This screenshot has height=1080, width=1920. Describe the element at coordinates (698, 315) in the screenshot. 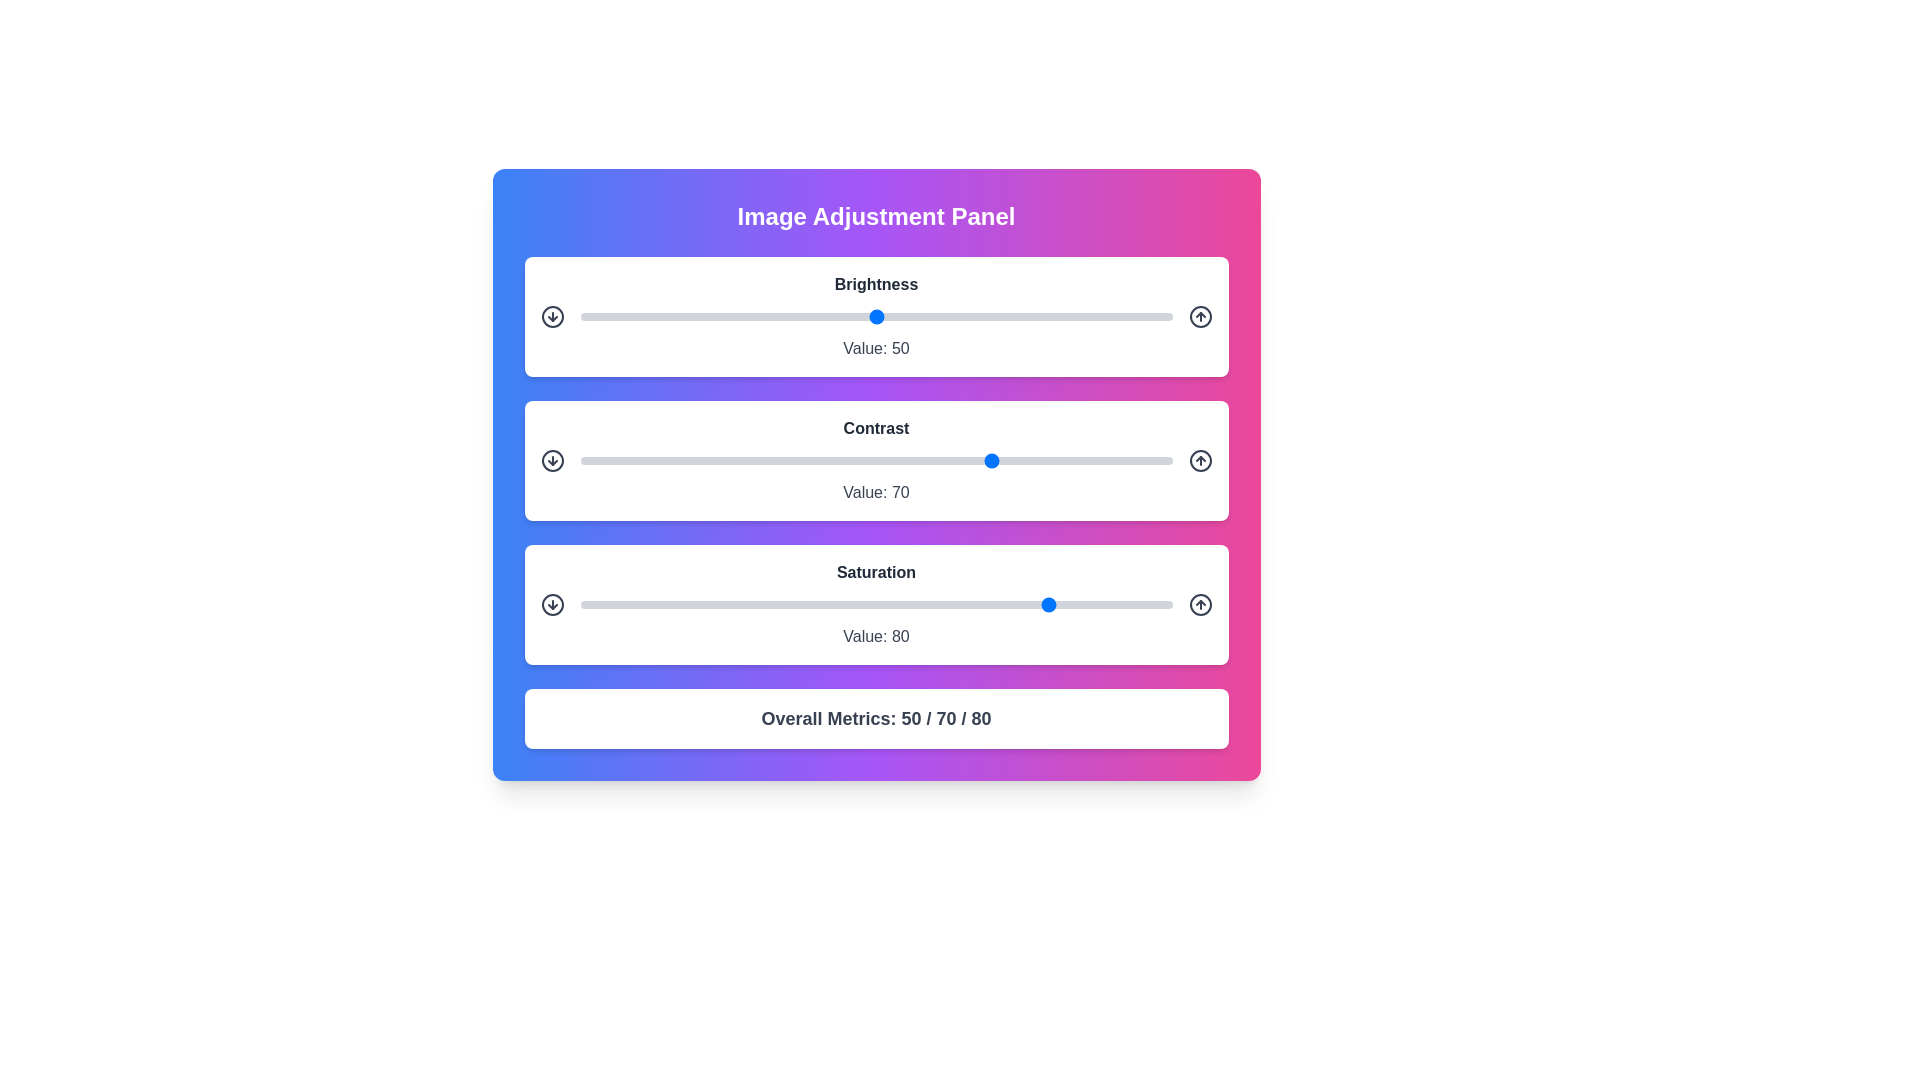

I see `brightness` at that location.